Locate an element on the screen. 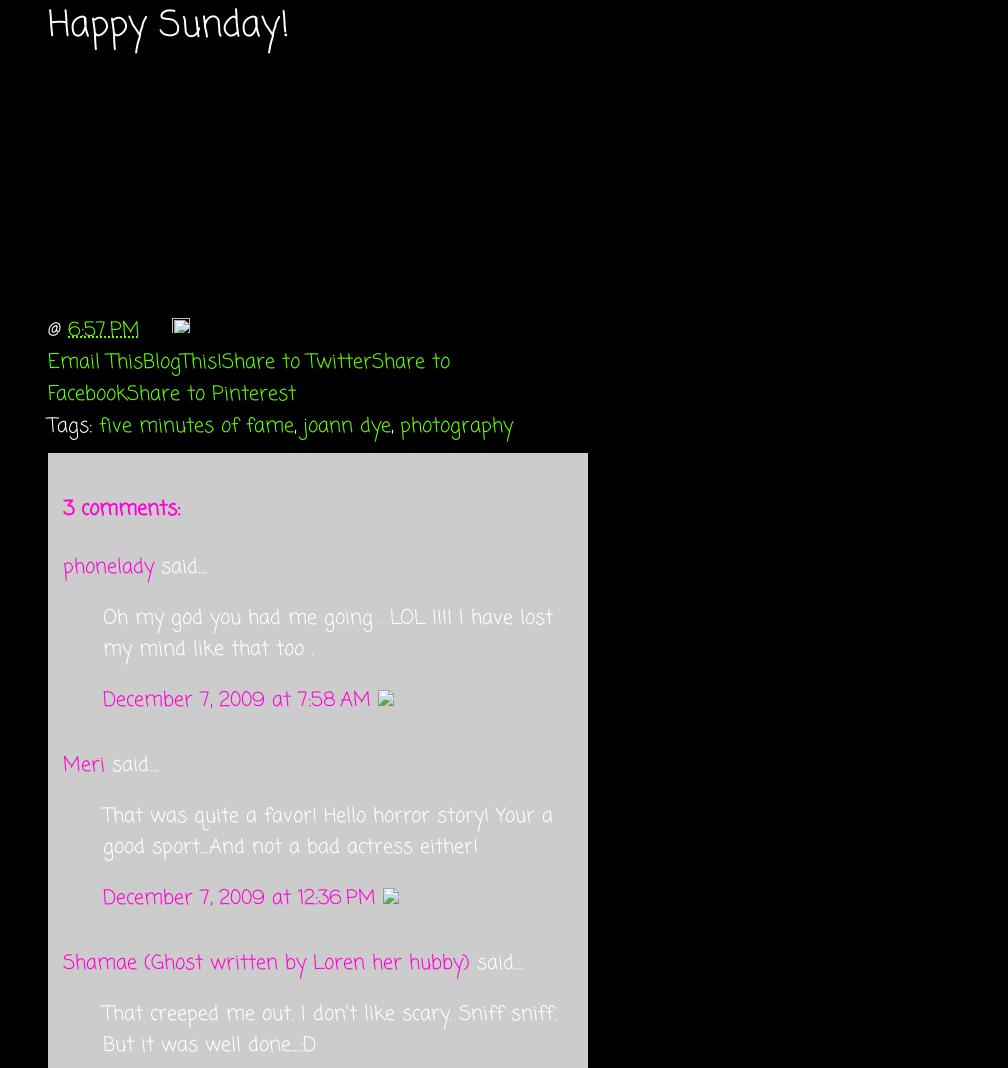 The height and width of the screenshot is (1068, 1008). '@' is located at coordinates (47, 328).